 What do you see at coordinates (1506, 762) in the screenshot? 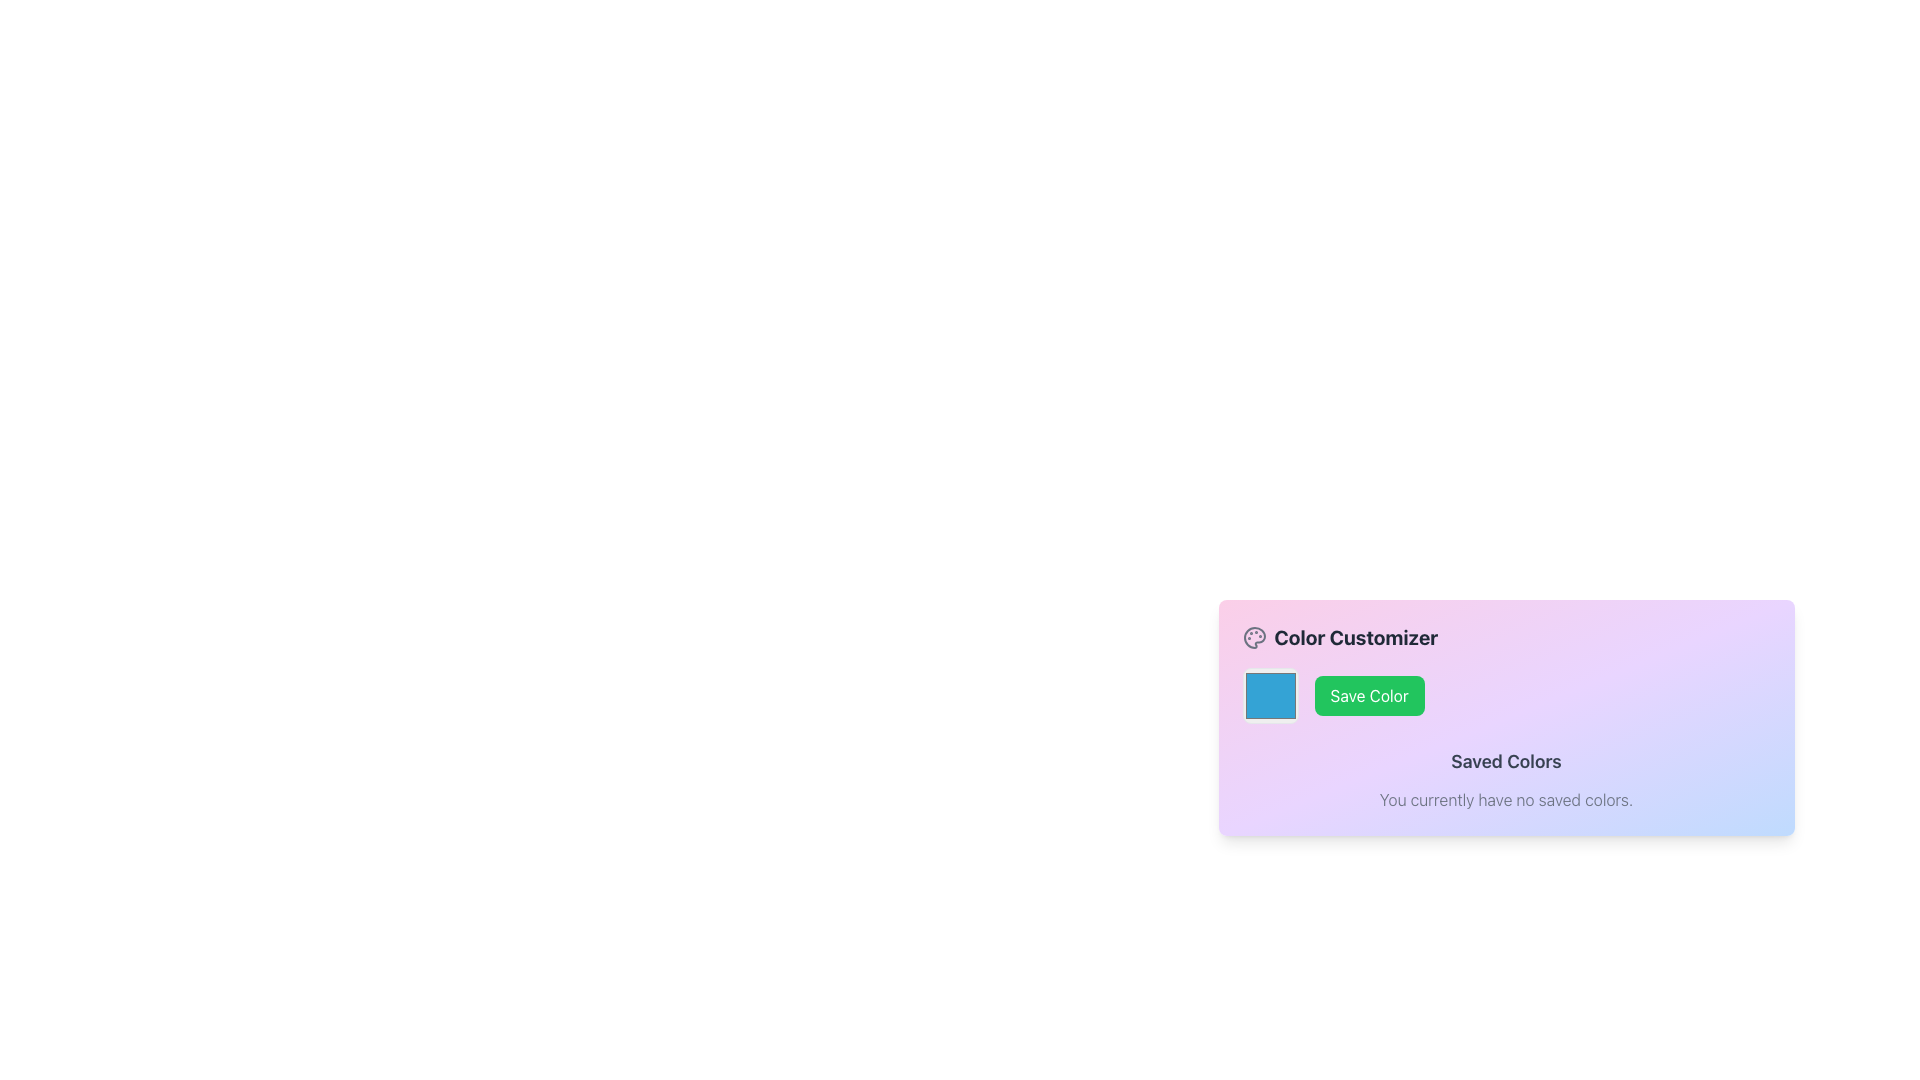
I see `the text label displaying 'Saved Colors', which is positioned below the 'Save Color' button and above the subtext 'You currently have no saved colors'` at bounding box center [1506, 762].